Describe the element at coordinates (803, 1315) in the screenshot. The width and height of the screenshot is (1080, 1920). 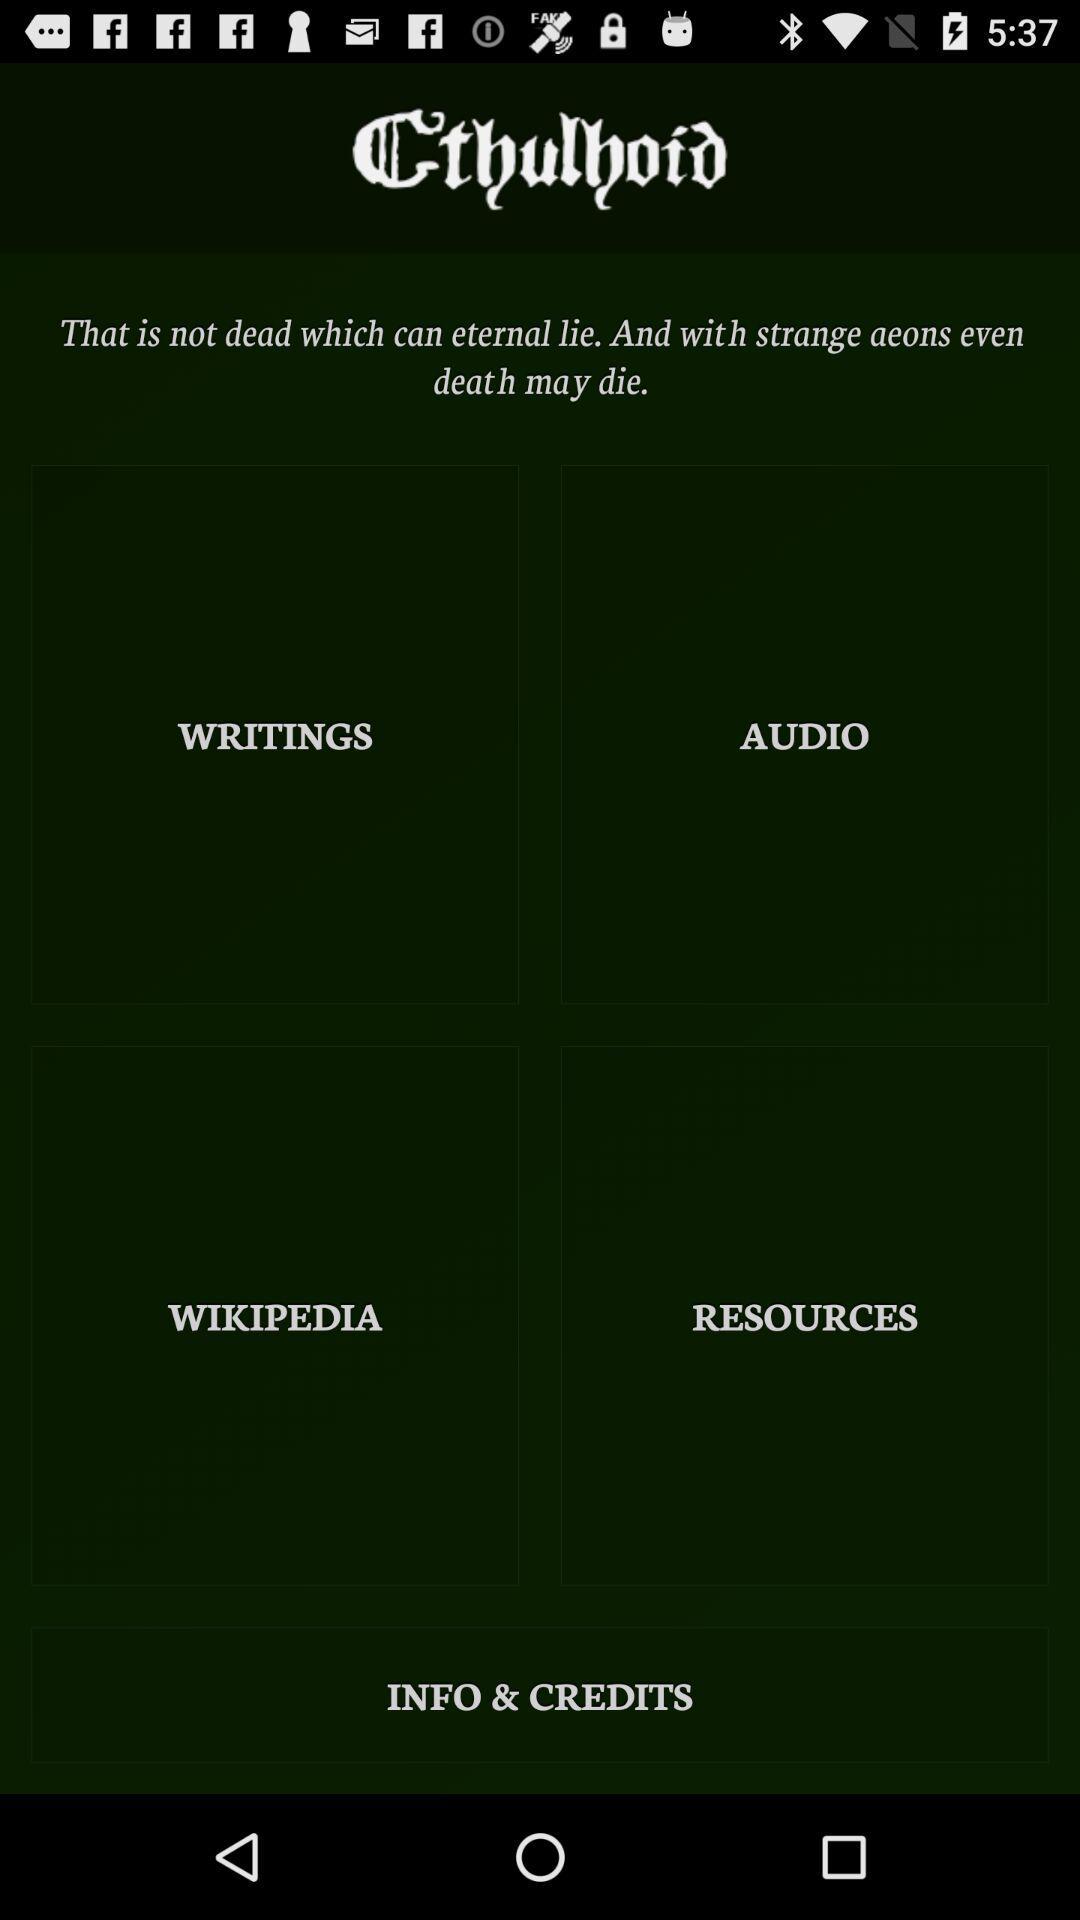
I see `the item next to the wikipedia item` at that location.